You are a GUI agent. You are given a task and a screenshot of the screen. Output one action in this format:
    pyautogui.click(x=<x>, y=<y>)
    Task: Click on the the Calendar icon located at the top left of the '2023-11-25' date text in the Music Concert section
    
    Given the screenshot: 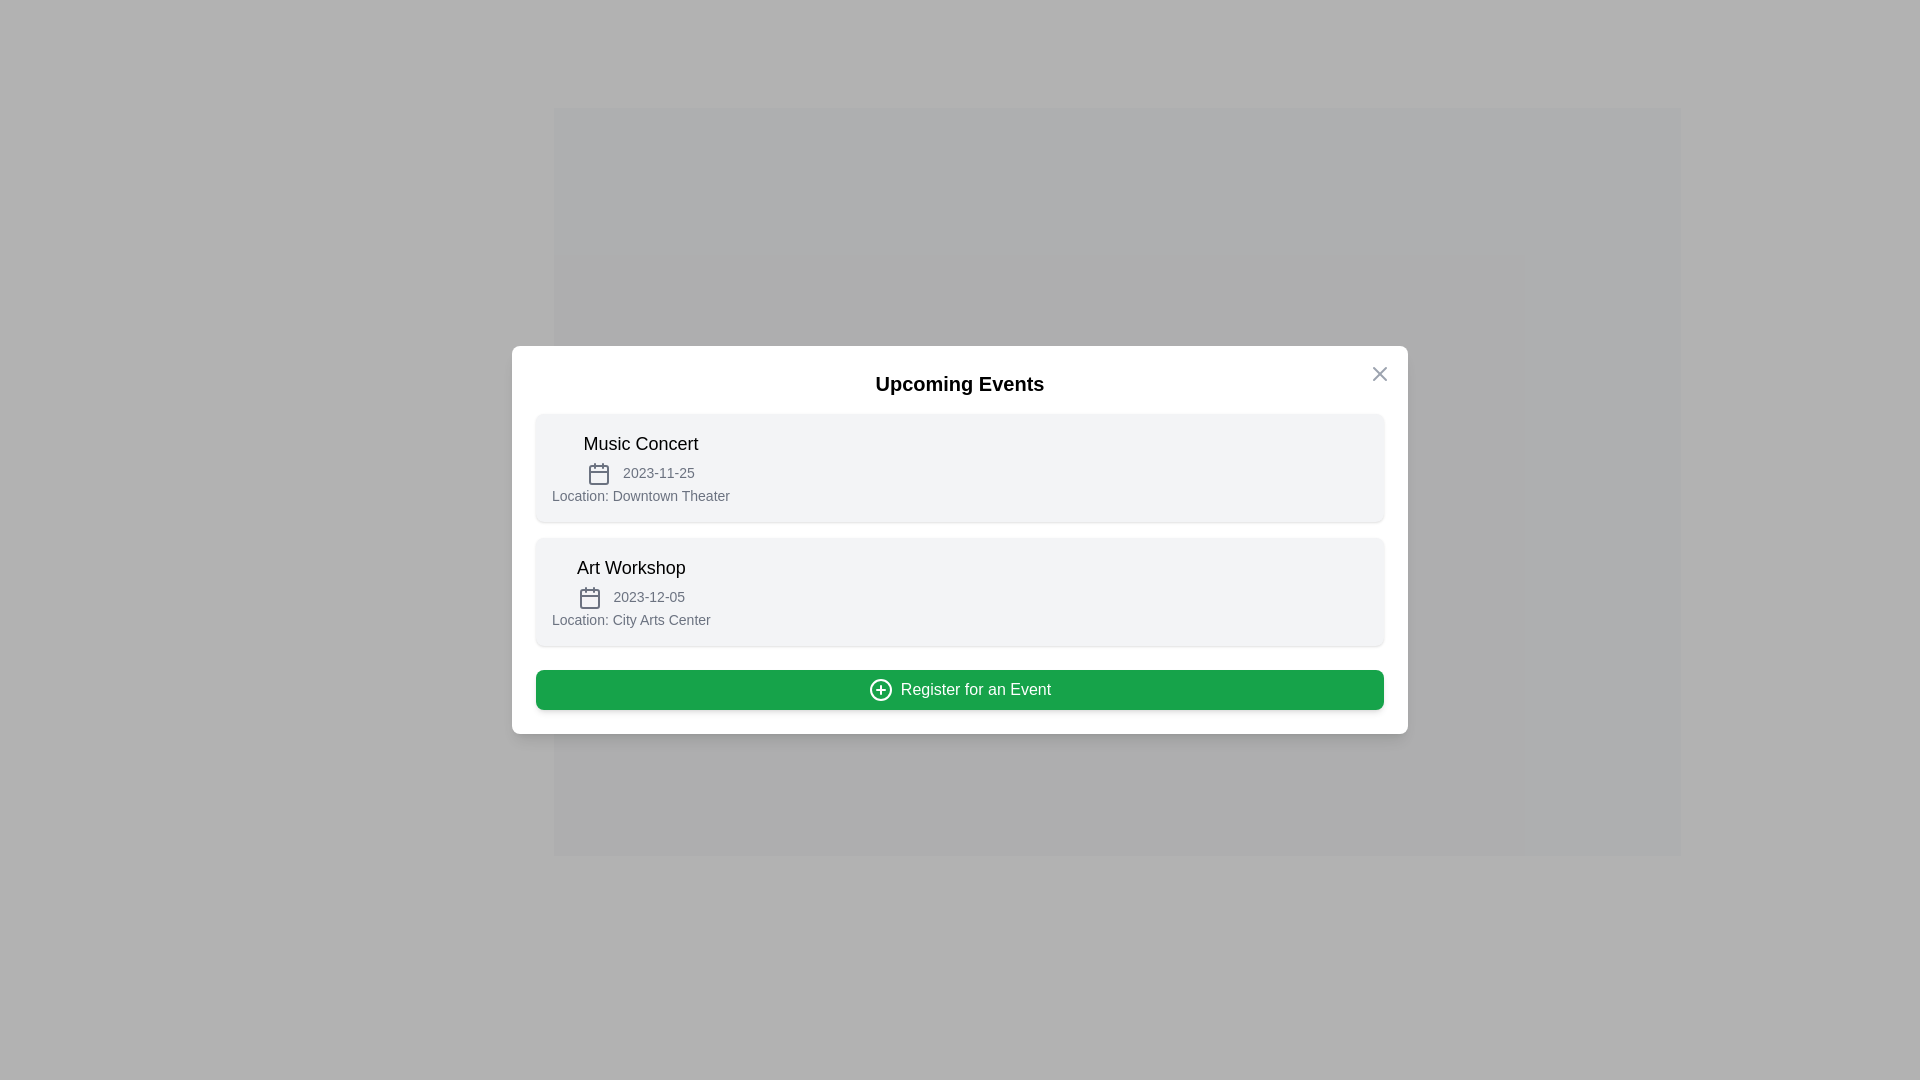 What is the action you would take?
    pyautogui.click(x=598, y=474)
    